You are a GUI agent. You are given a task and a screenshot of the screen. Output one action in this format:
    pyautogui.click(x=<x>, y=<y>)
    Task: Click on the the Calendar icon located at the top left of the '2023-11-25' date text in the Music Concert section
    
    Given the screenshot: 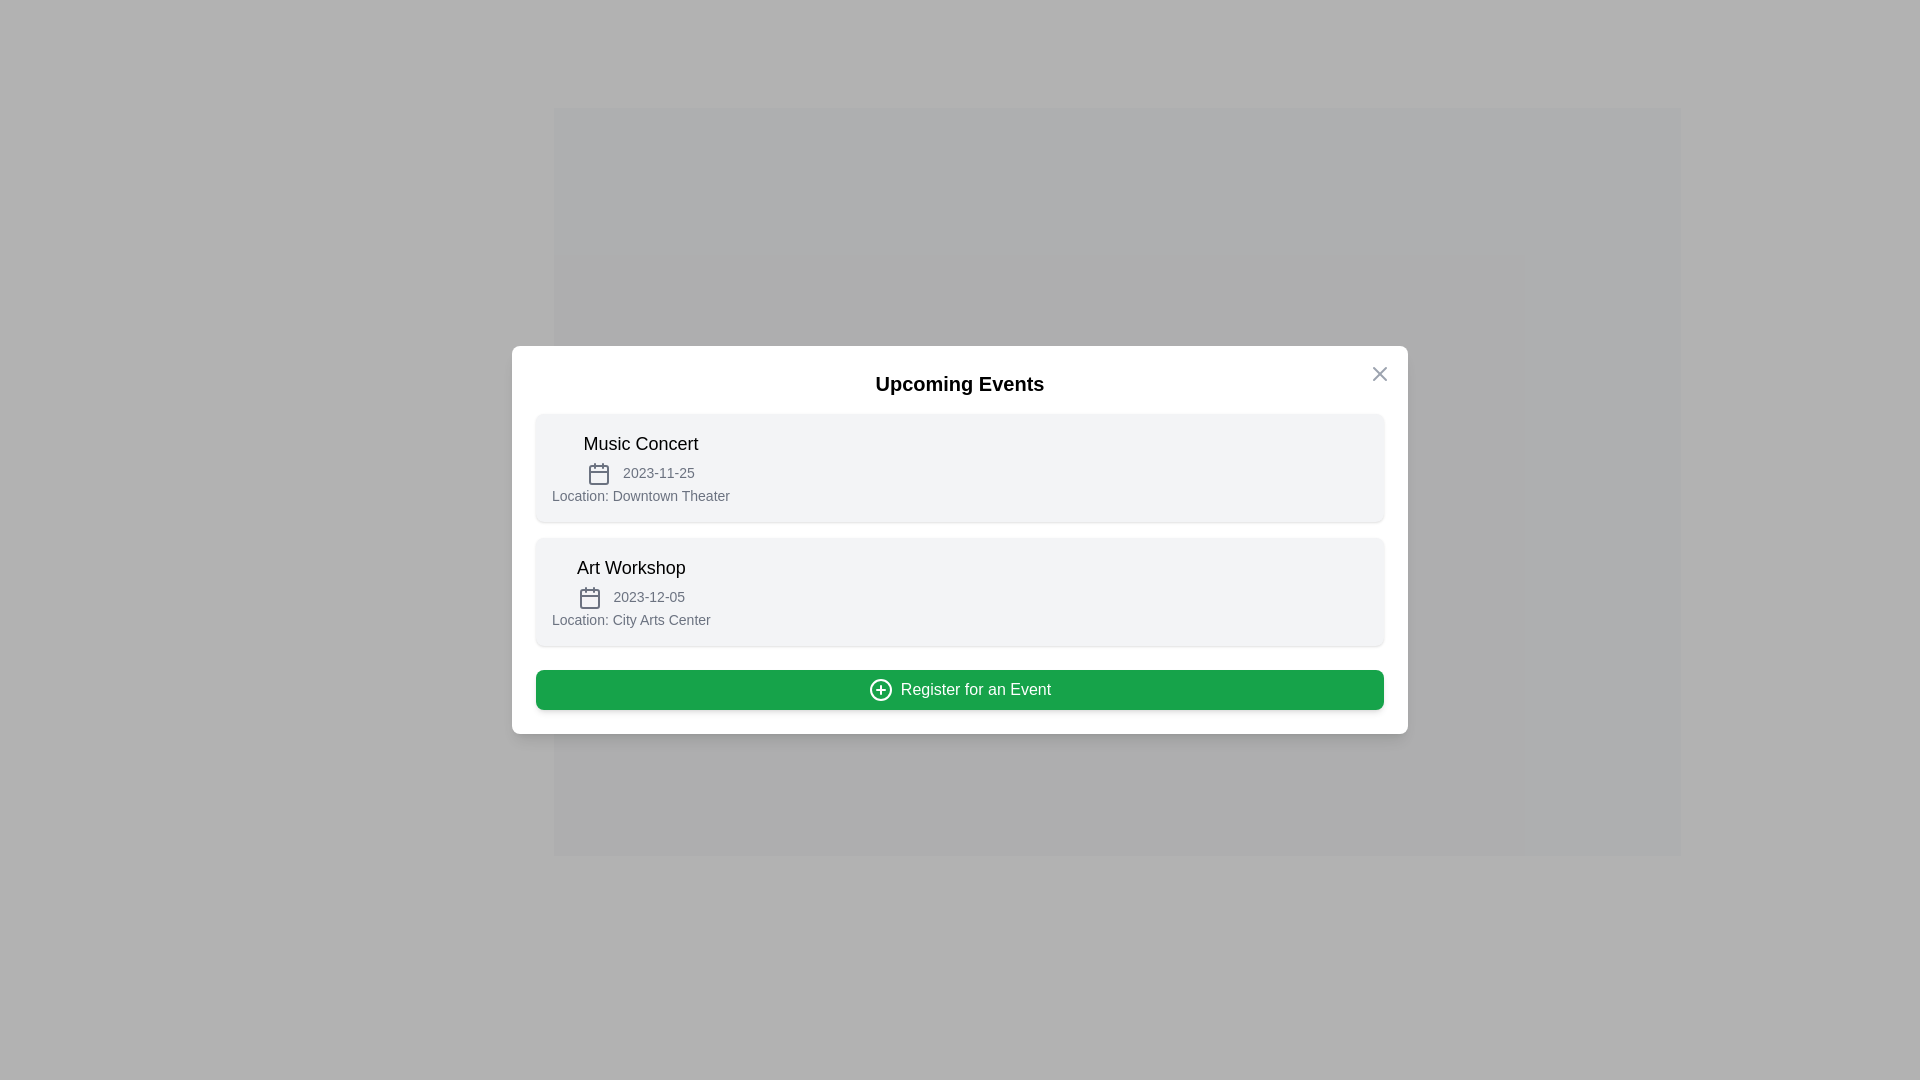 What is the action you would take?
    pyautogui.click(x=598, y=474)
    